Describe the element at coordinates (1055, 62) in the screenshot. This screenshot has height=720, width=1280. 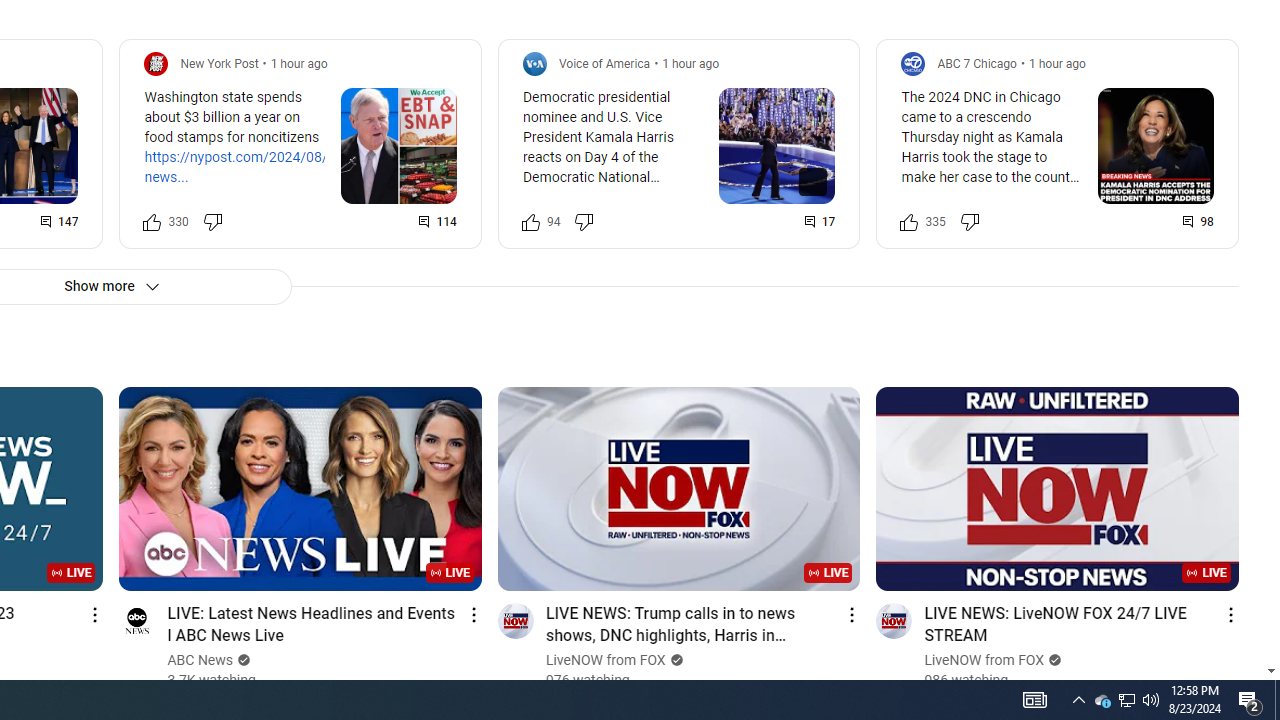
I see `'1 hour ago'` at that location.